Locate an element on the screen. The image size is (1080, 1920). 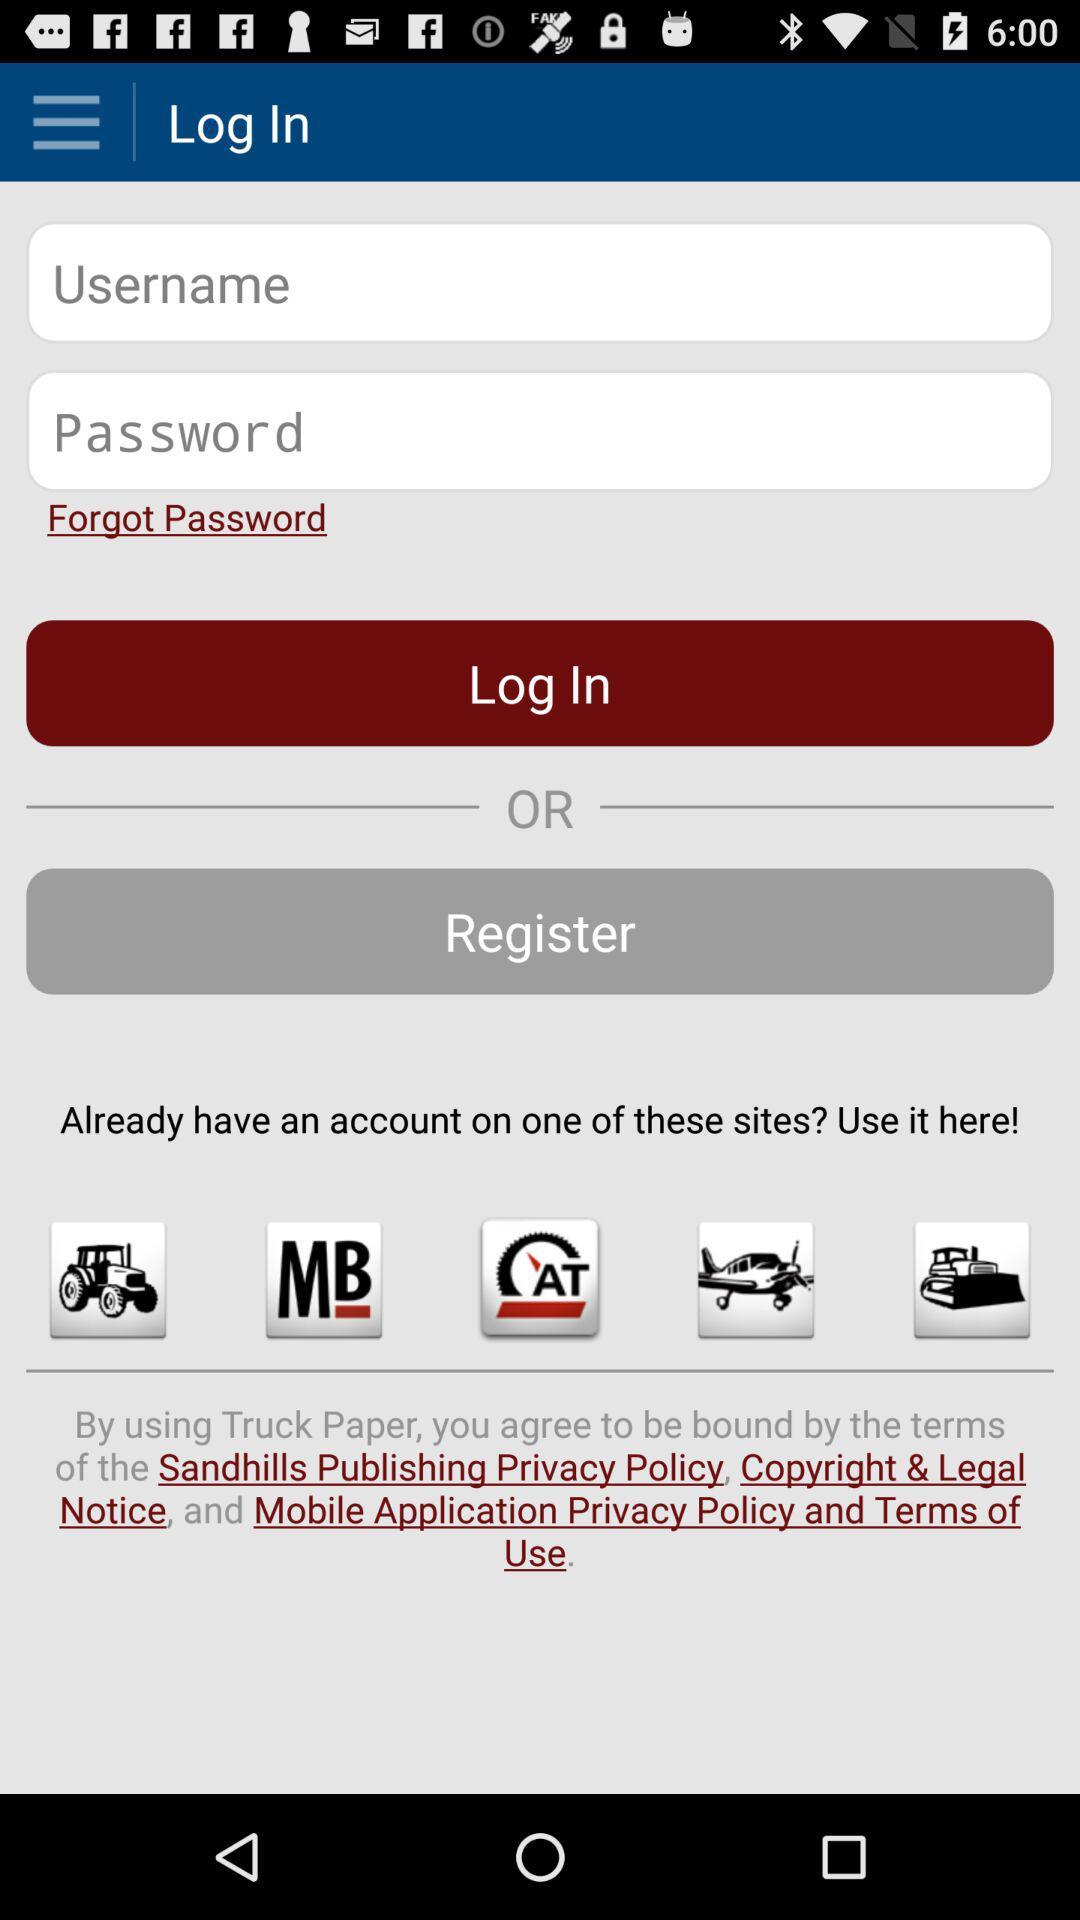
the button is used to create password is located at coordinates (540, 429).